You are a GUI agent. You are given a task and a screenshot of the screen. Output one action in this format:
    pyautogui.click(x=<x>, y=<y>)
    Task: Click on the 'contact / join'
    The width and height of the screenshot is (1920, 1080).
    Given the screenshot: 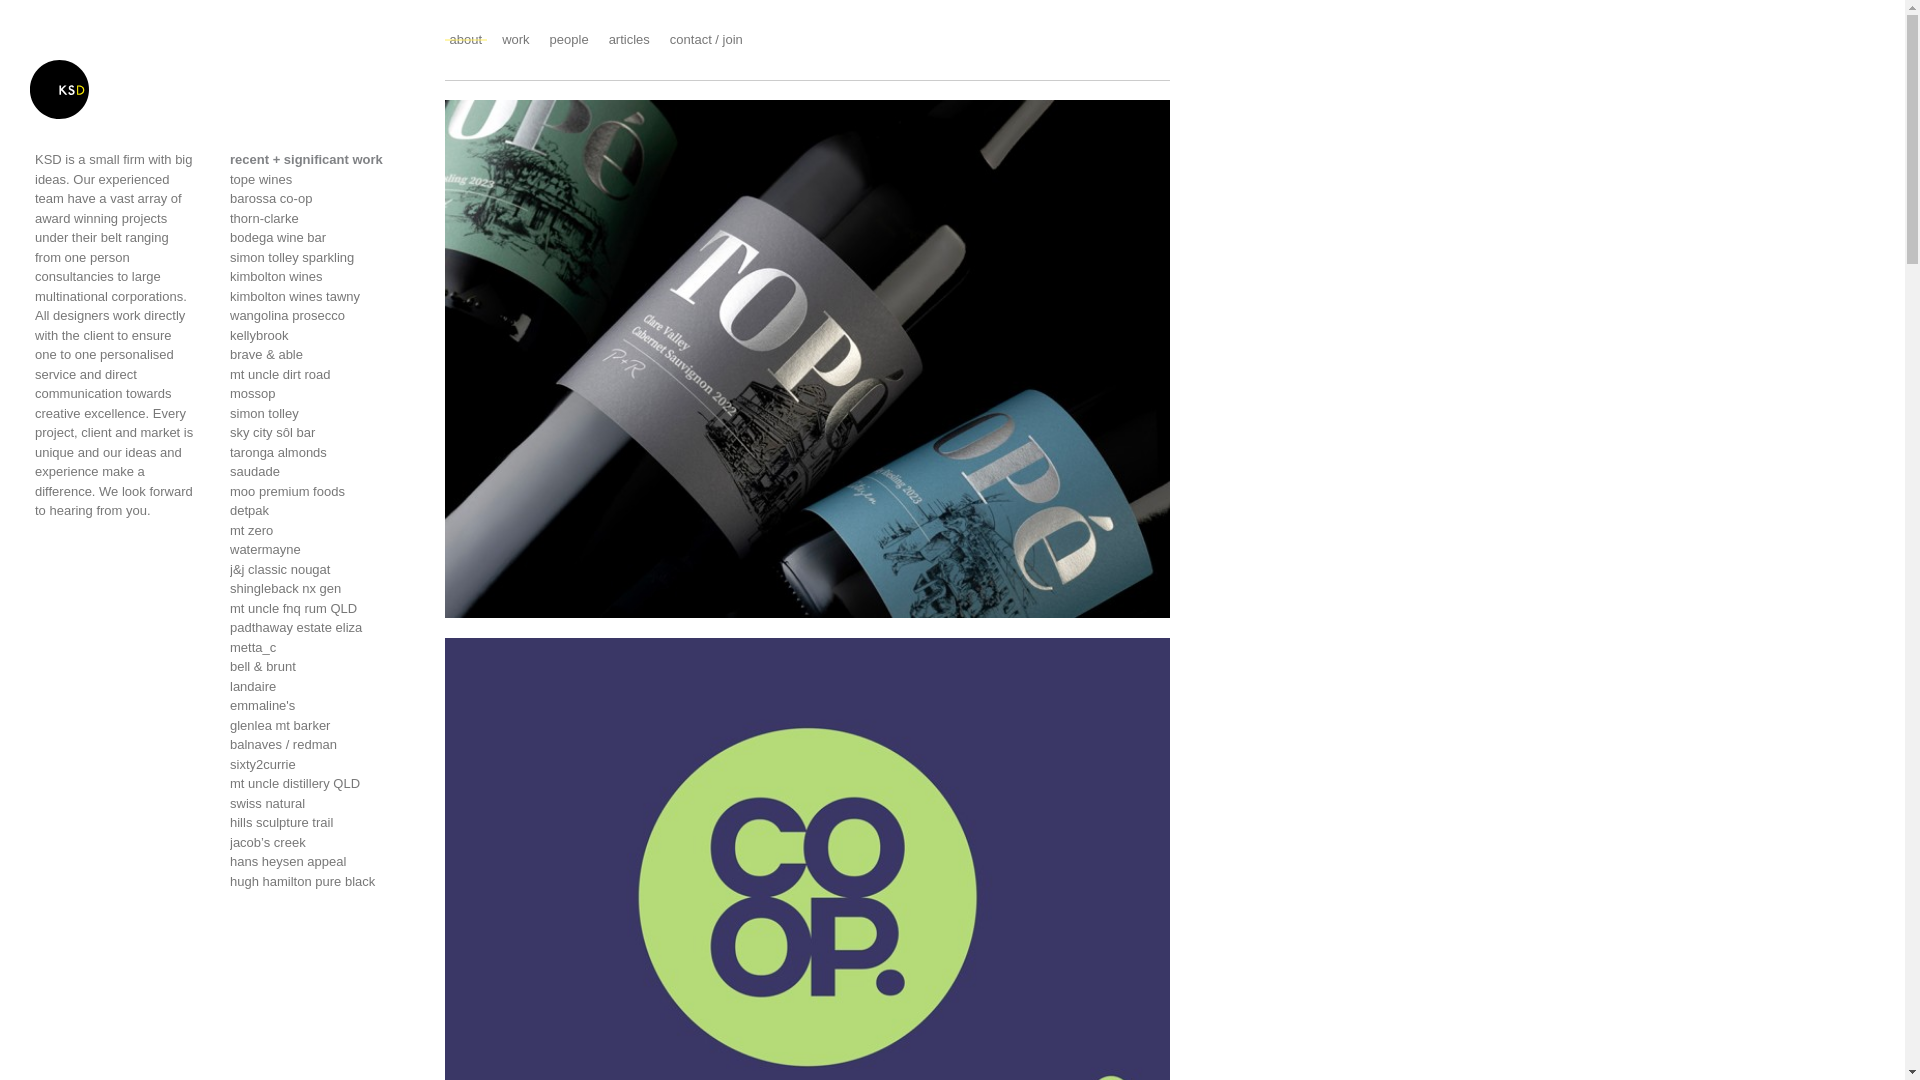 What is the action you would take?
    pyautogui.click(x=706, y=39)
    